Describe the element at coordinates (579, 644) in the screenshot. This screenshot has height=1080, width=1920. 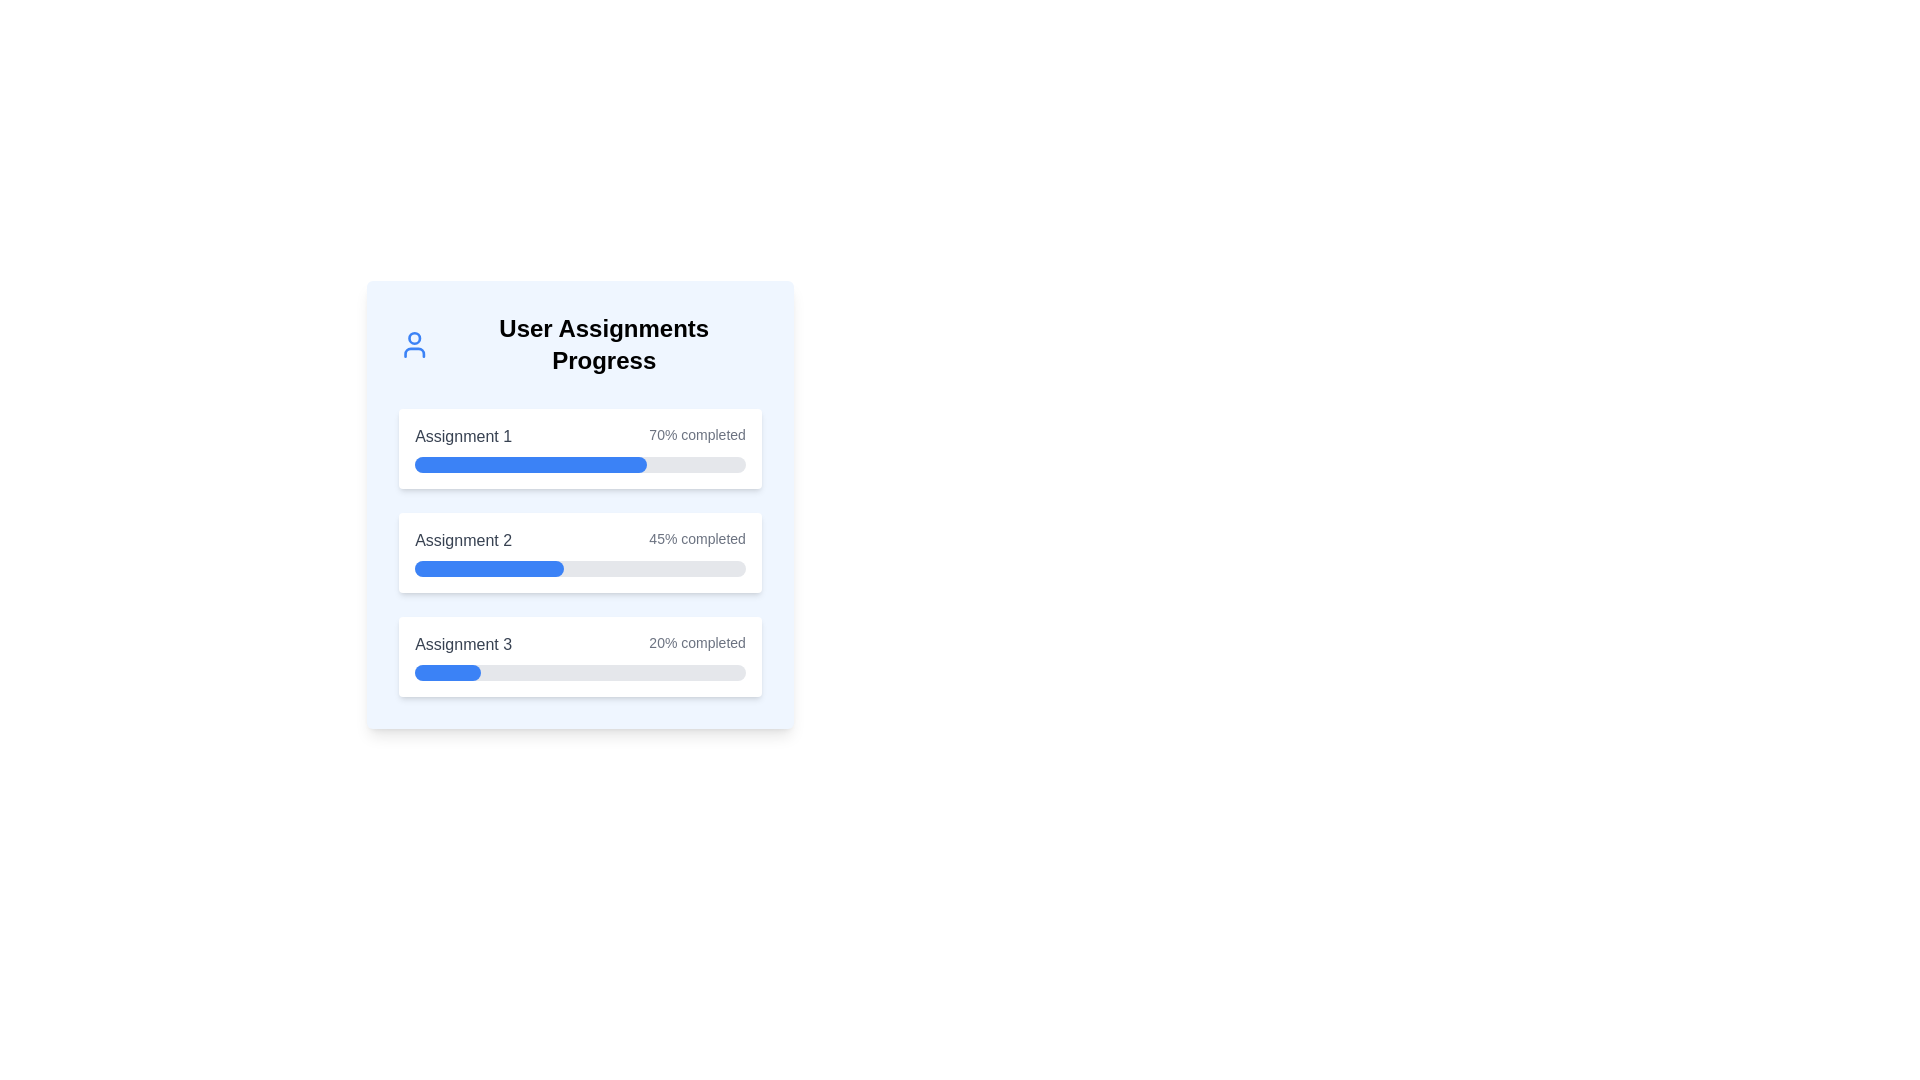
I see `the informational block that summarizes the progress for 'Assignment 3', which is located in the third assignment section, below 'Assignment 2' and above its progress bar` at that location.